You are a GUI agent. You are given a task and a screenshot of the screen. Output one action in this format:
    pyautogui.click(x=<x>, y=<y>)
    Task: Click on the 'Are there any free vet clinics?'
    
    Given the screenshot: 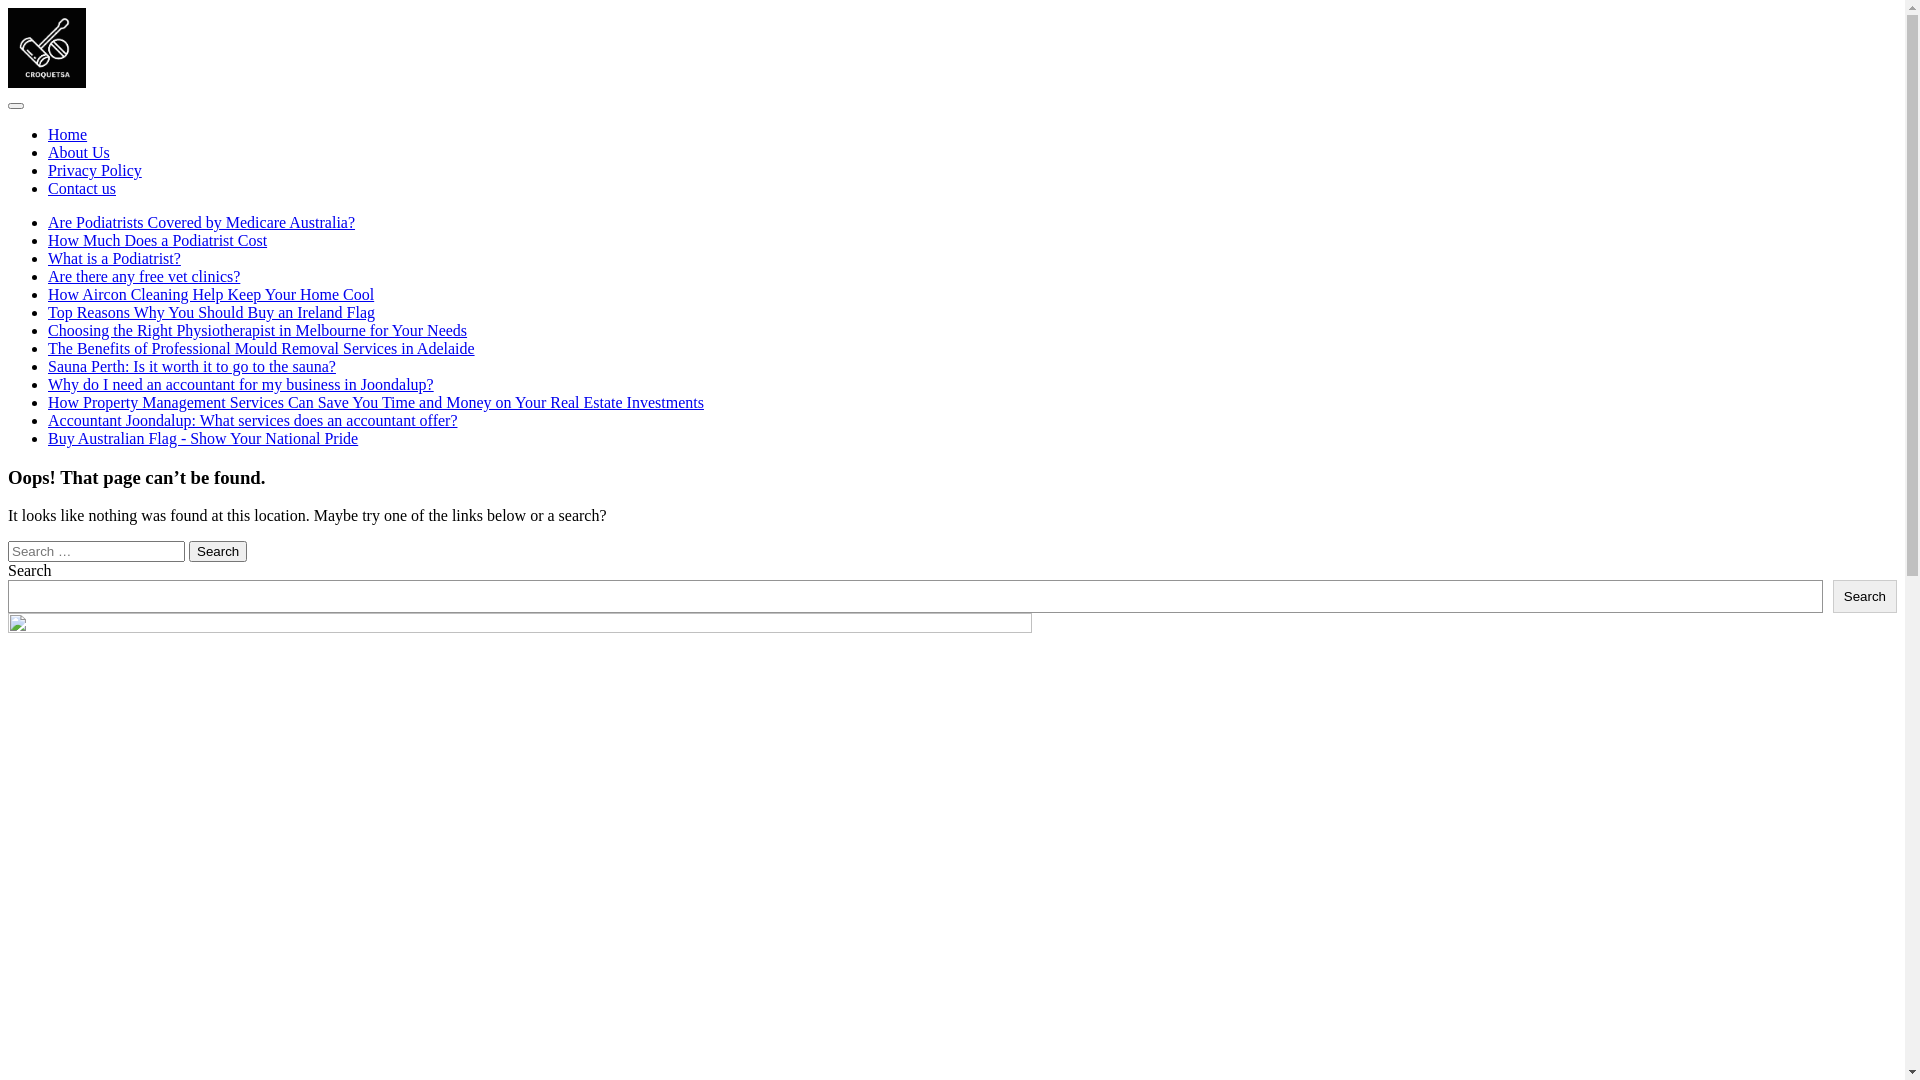 What is the action you would take?
    pyautogui.click(x=143, y=276)
    